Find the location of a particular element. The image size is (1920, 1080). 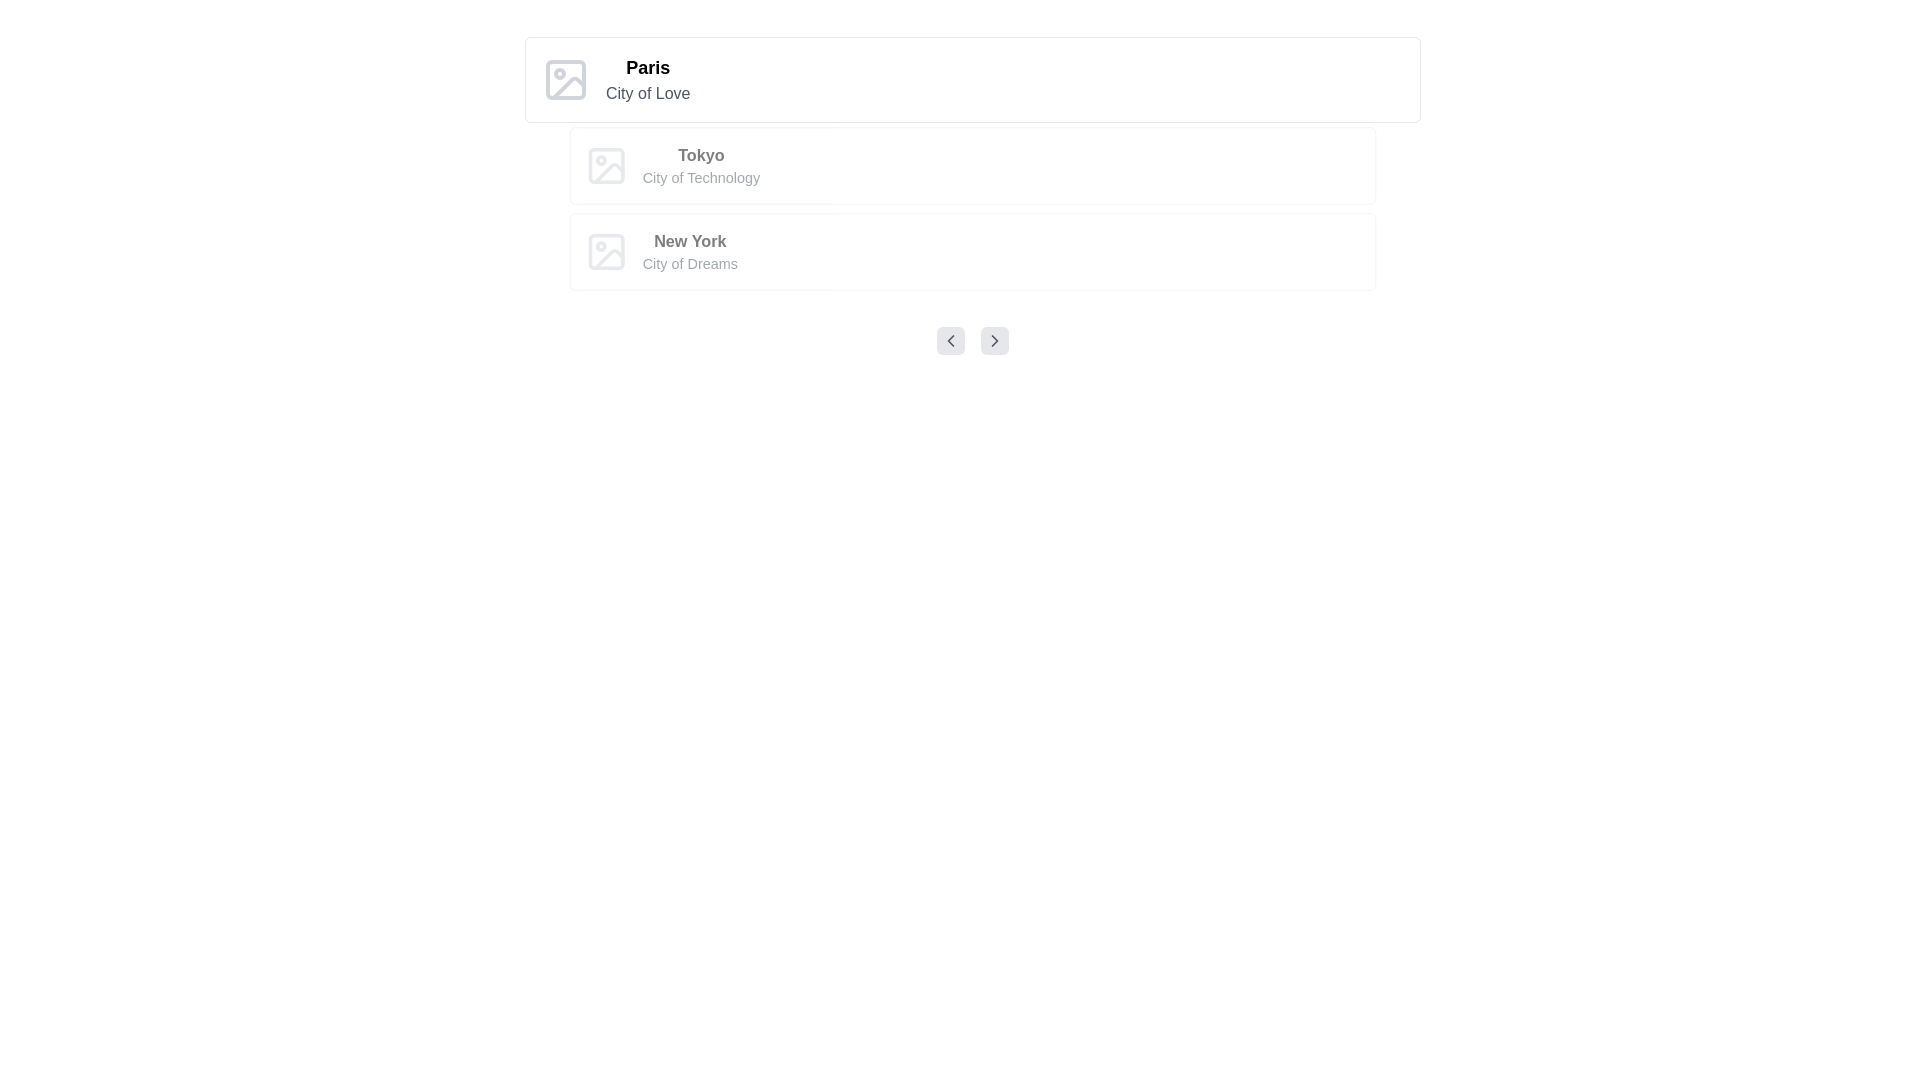

the Chevron-Left icon, which is part of a Button Control used for navigation to indicate its active state is located at coordinates (949, 339).